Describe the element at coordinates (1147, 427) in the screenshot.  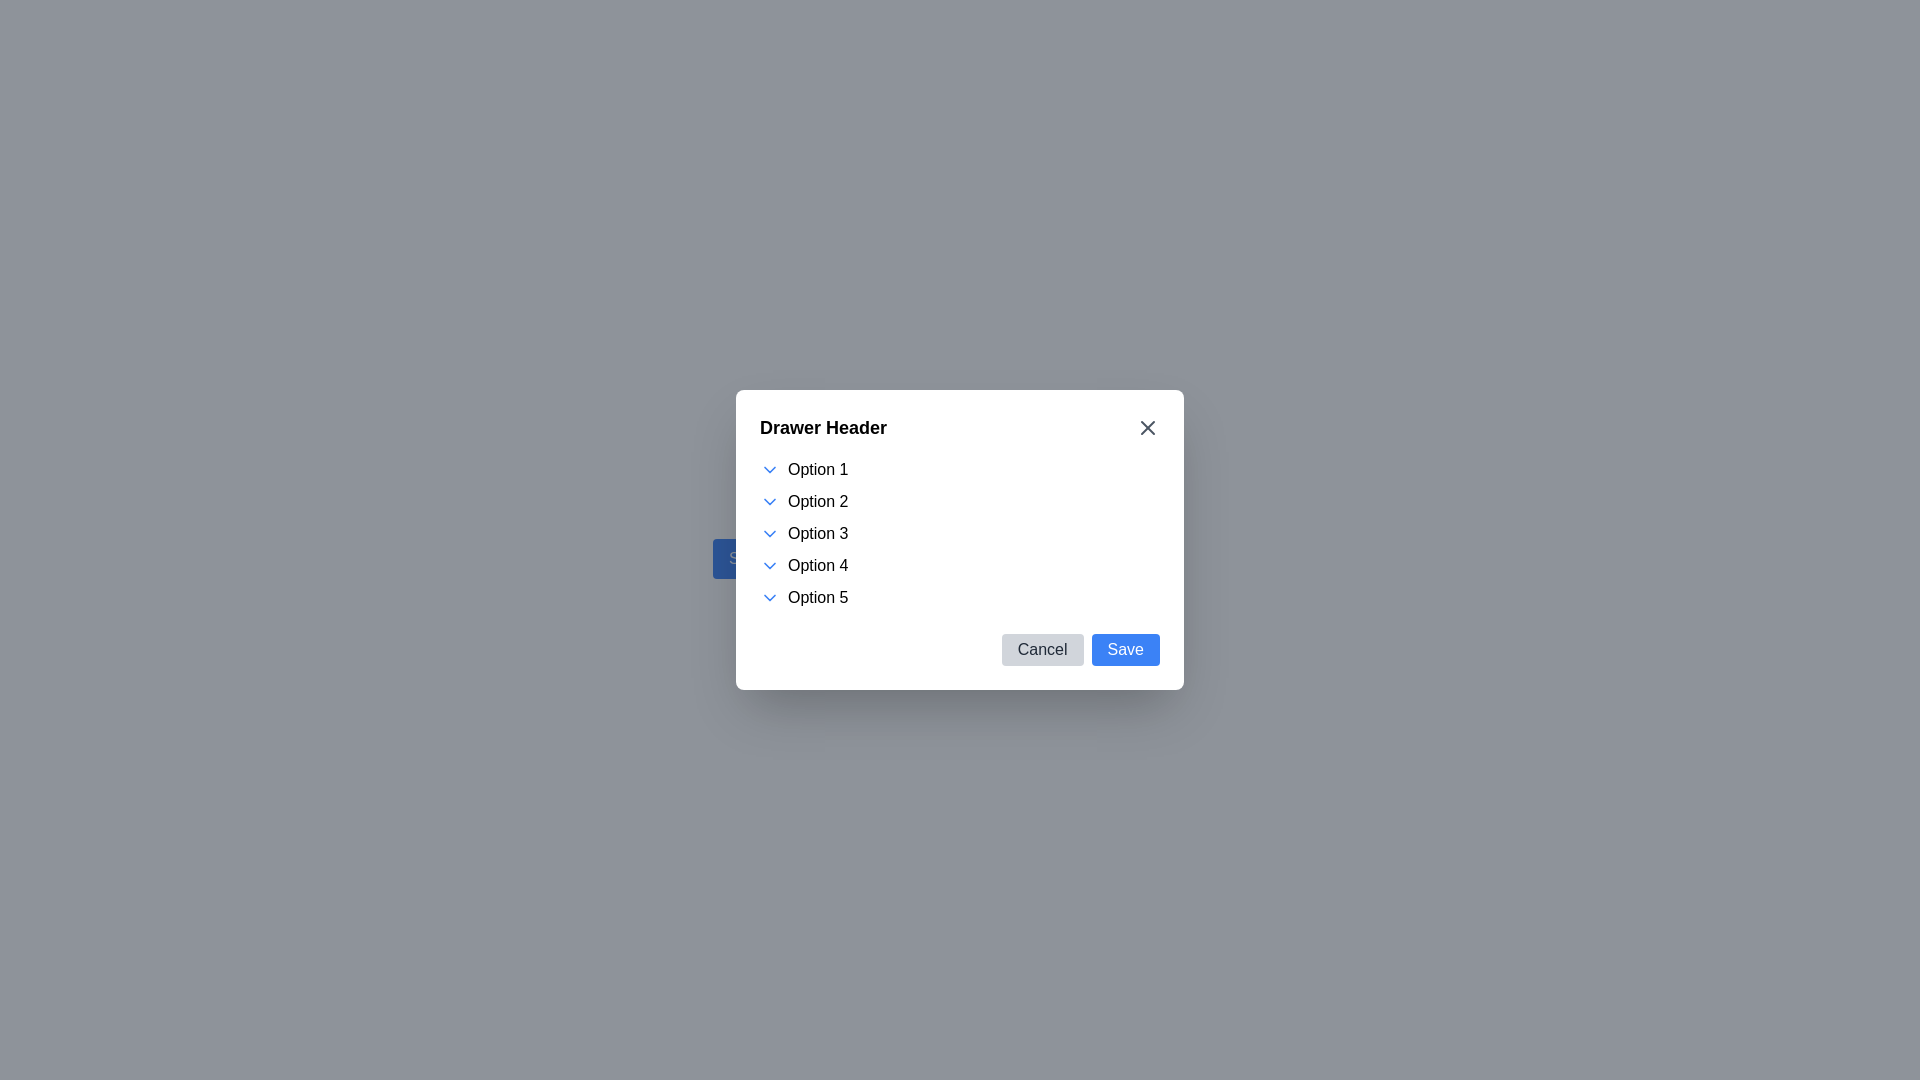
I see `the close button located at the top right corner of the modal window` at that location.